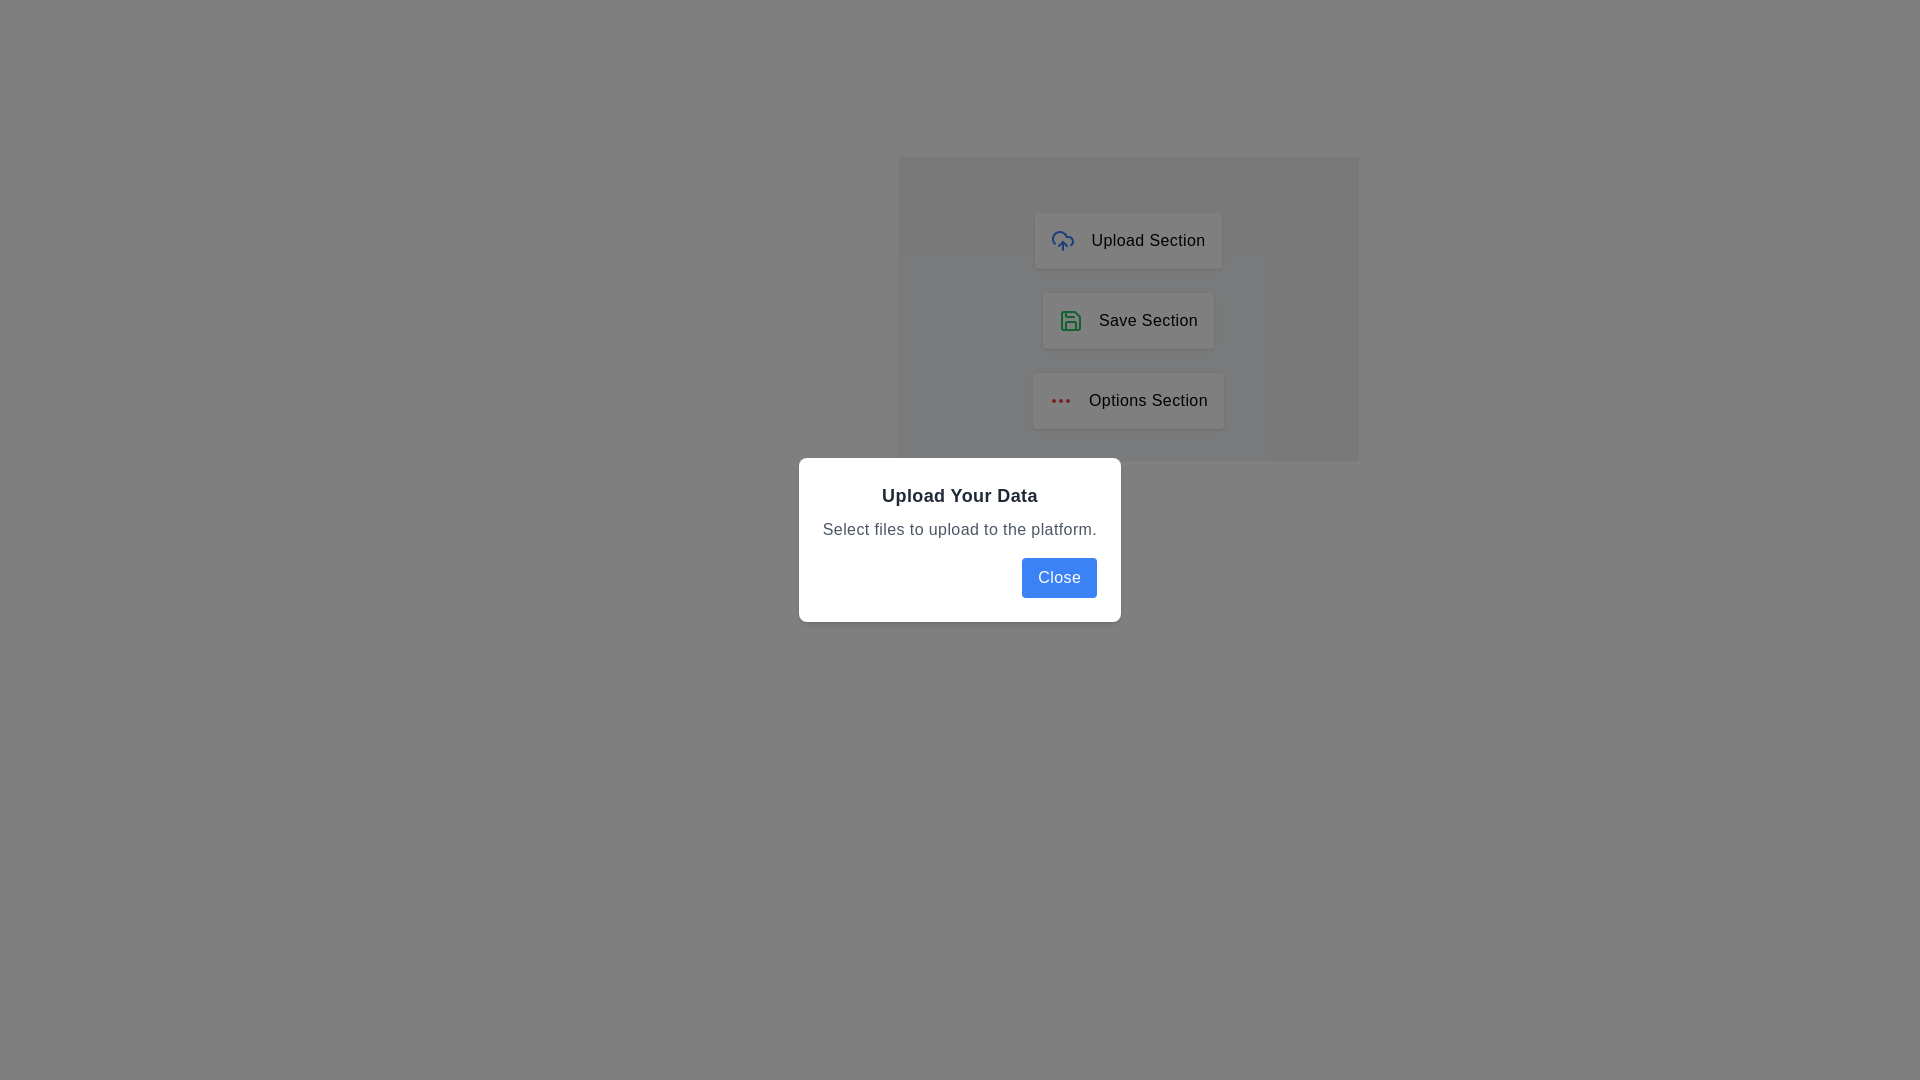 This screenshot has height=1080, width=1920. I want to click on the blue 'Close' button with rounded corners to observe the hover effect, so click(1058, 578).